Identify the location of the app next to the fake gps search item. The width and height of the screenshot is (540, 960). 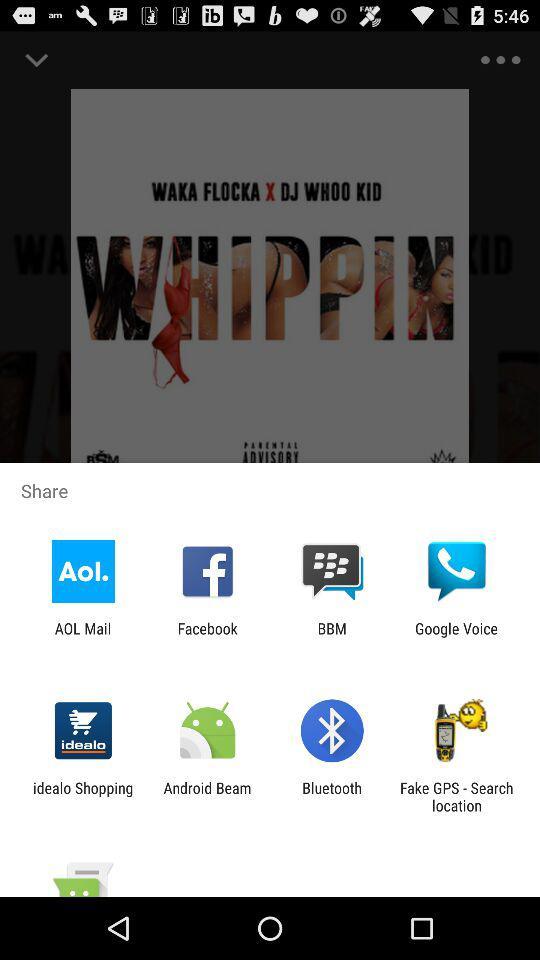
(332, 796).